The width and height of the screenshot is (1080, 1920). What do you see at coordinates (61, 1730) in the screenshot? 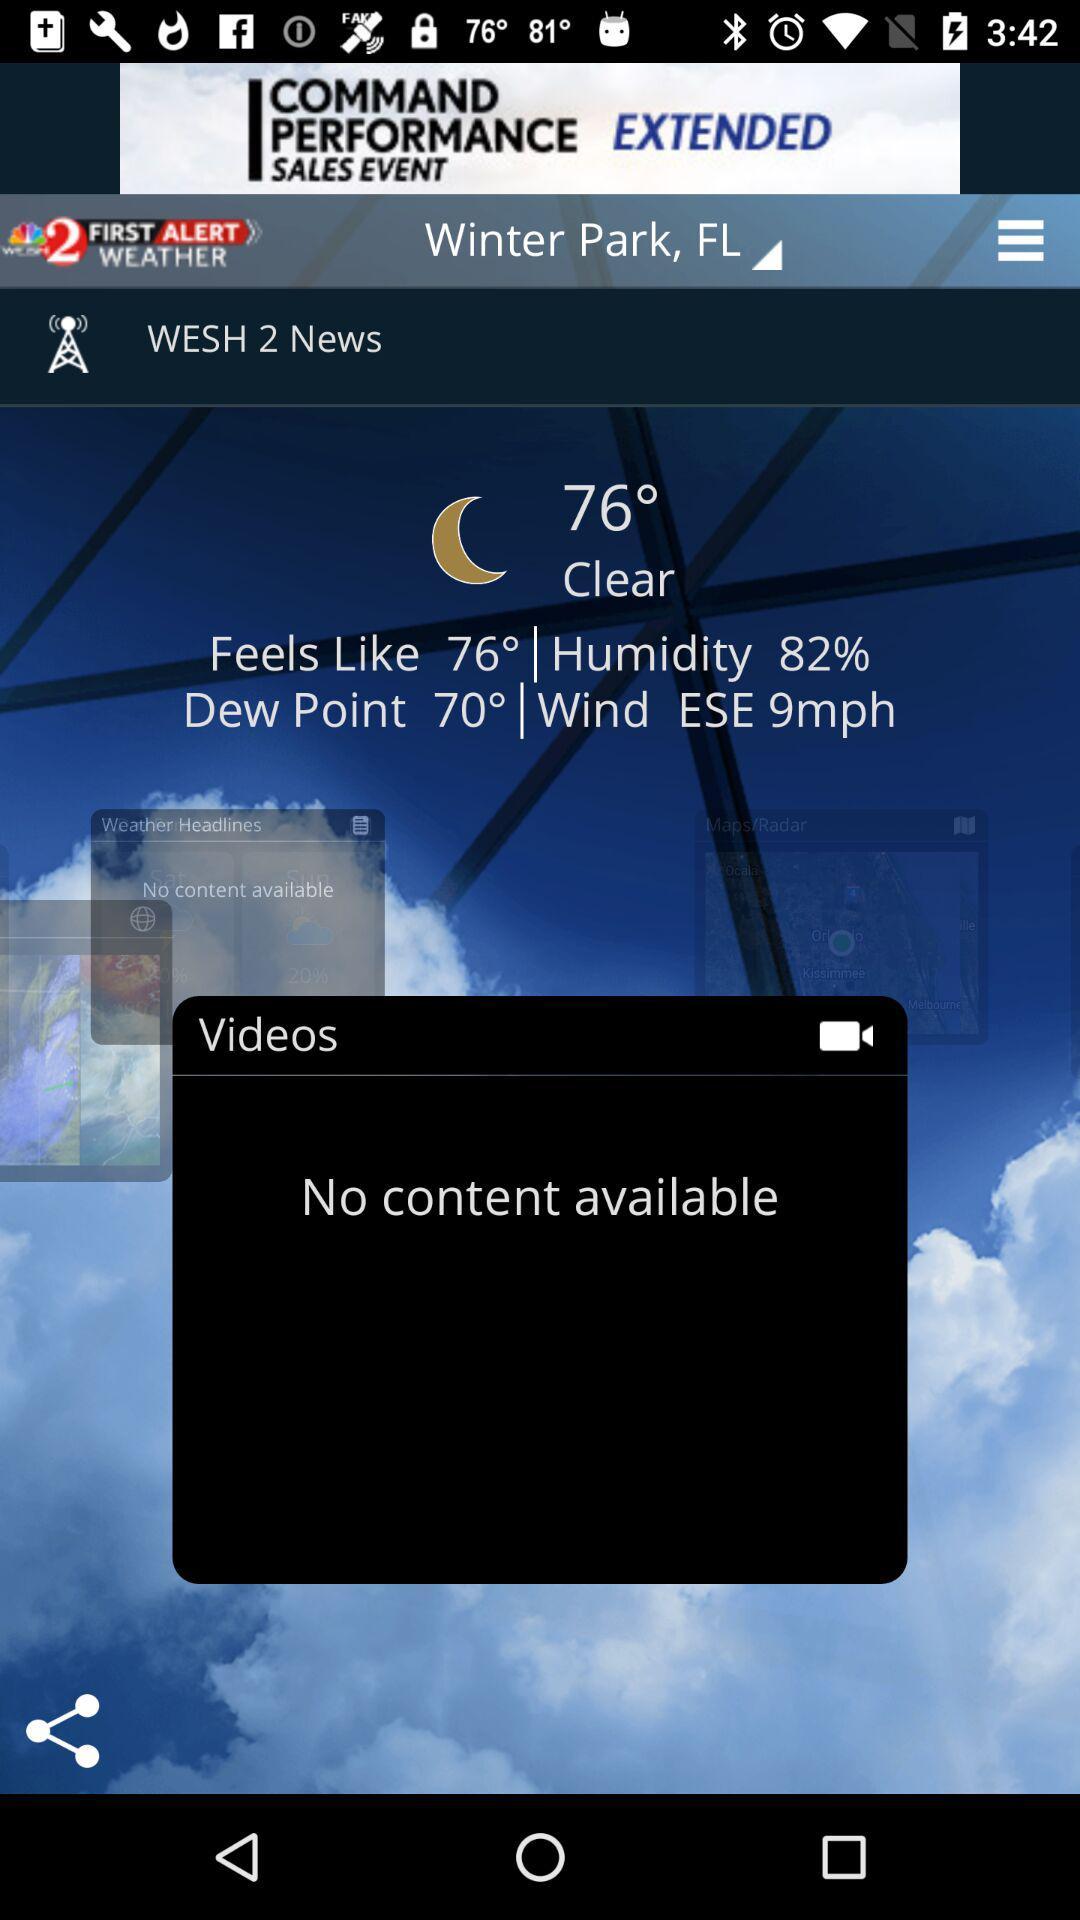
I see `the share icon` at bounding box center [61, 1730].